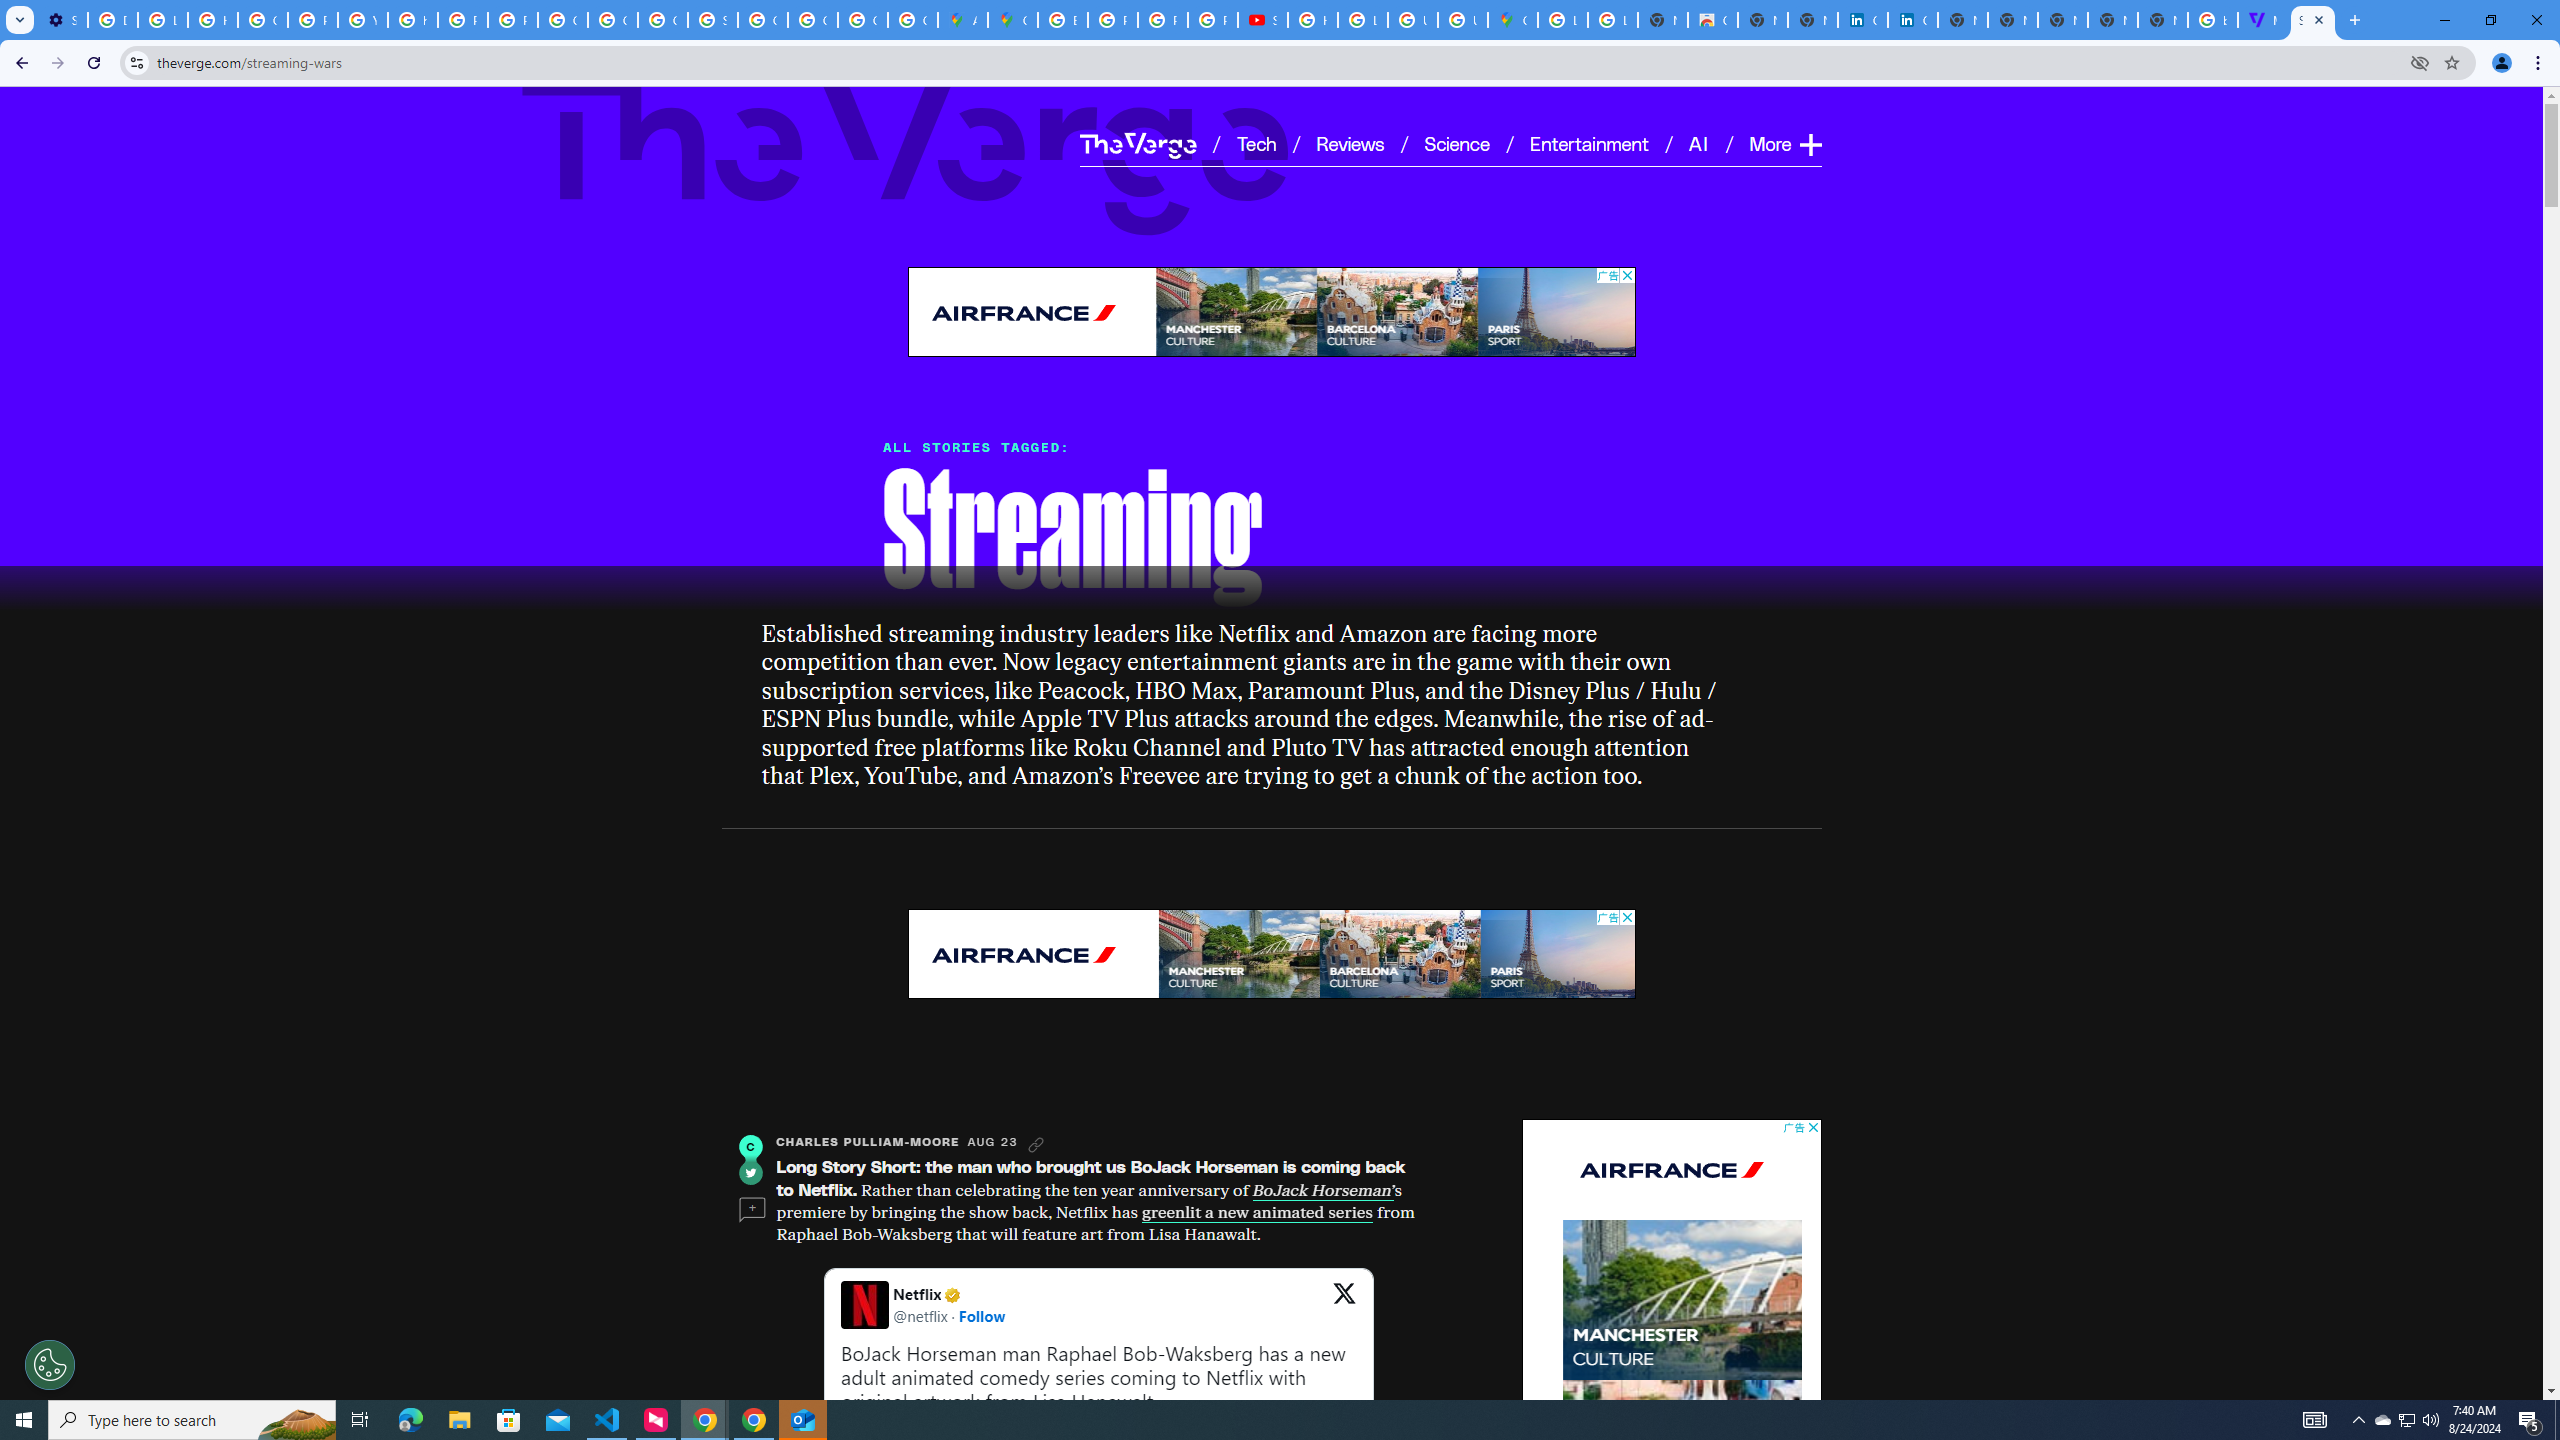 This screenshot has width=2560, height=1440. Describe the element at coordinates (313, 19) in the screenshot. I see `'Privacy Help Center - Policies Help'` at that location.